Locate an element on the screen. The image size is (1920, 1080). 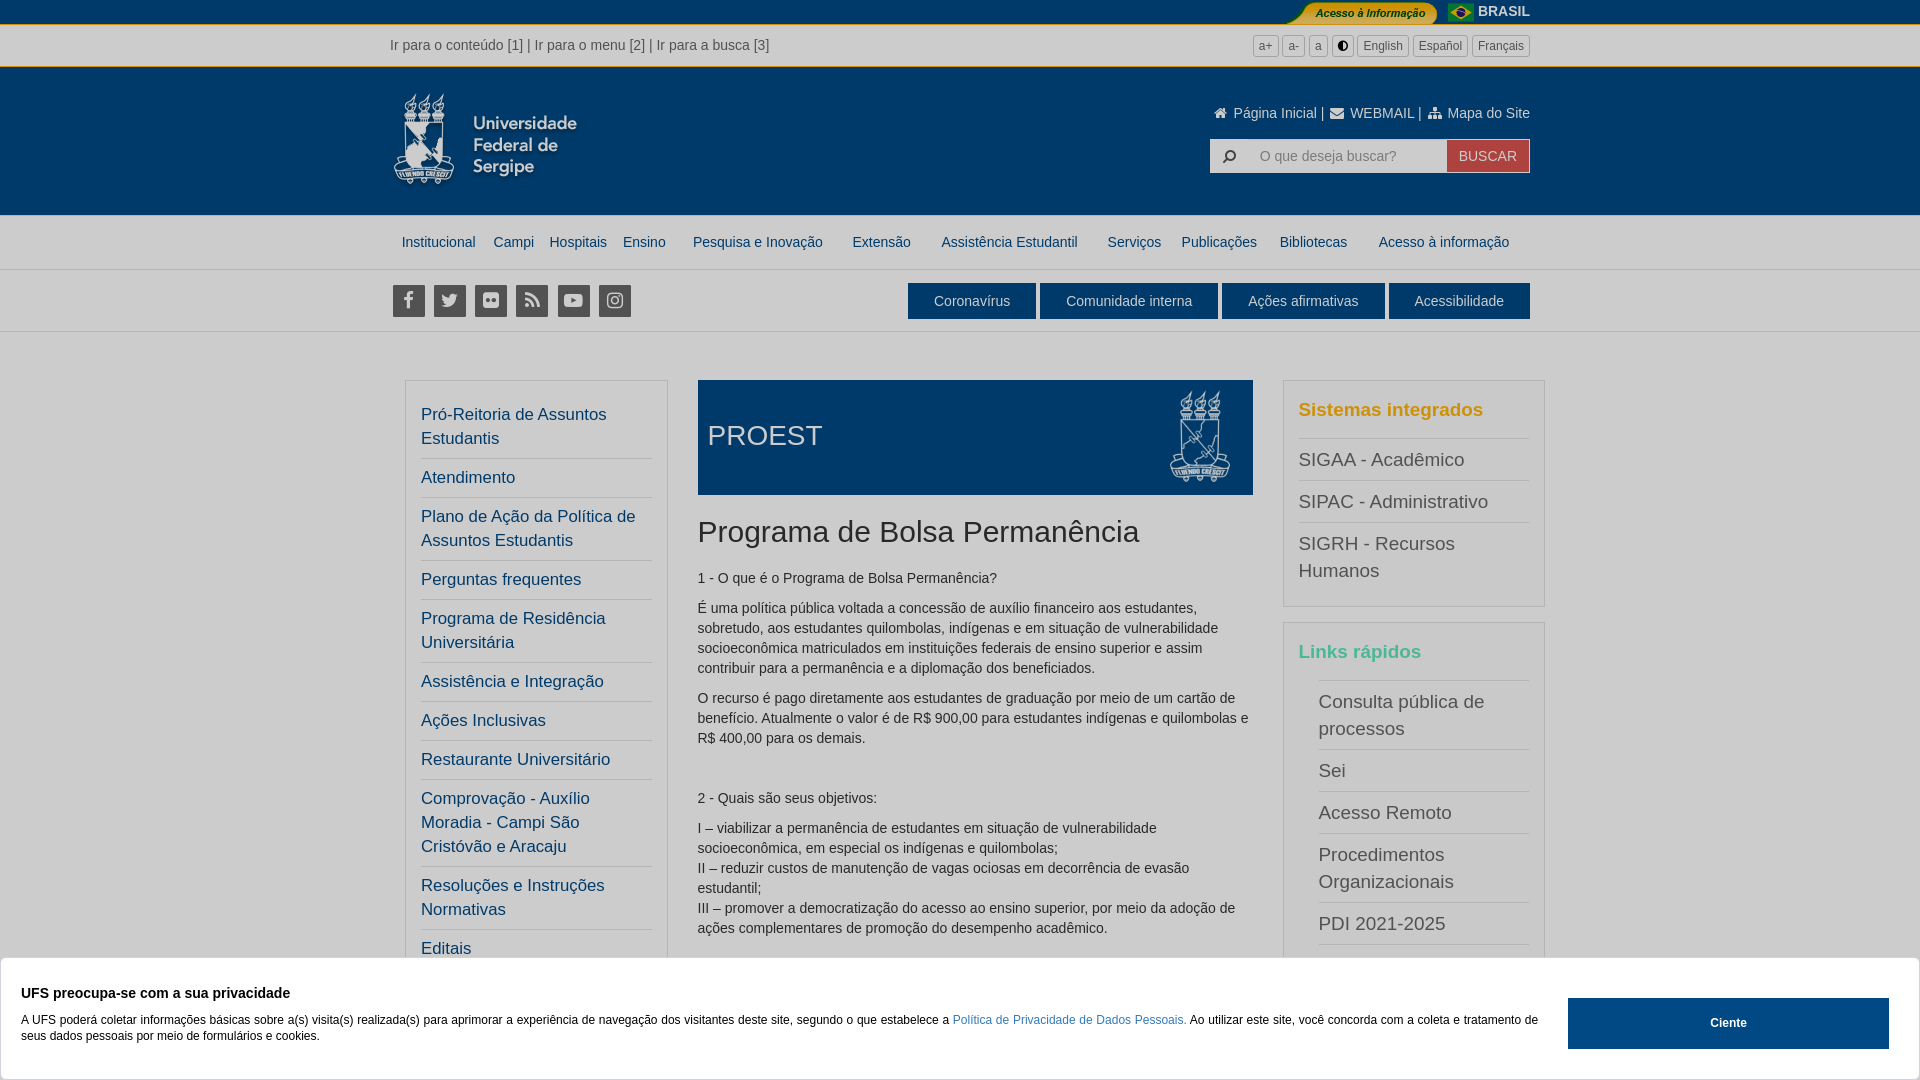
'English' is located at coordinates (1381, 45).